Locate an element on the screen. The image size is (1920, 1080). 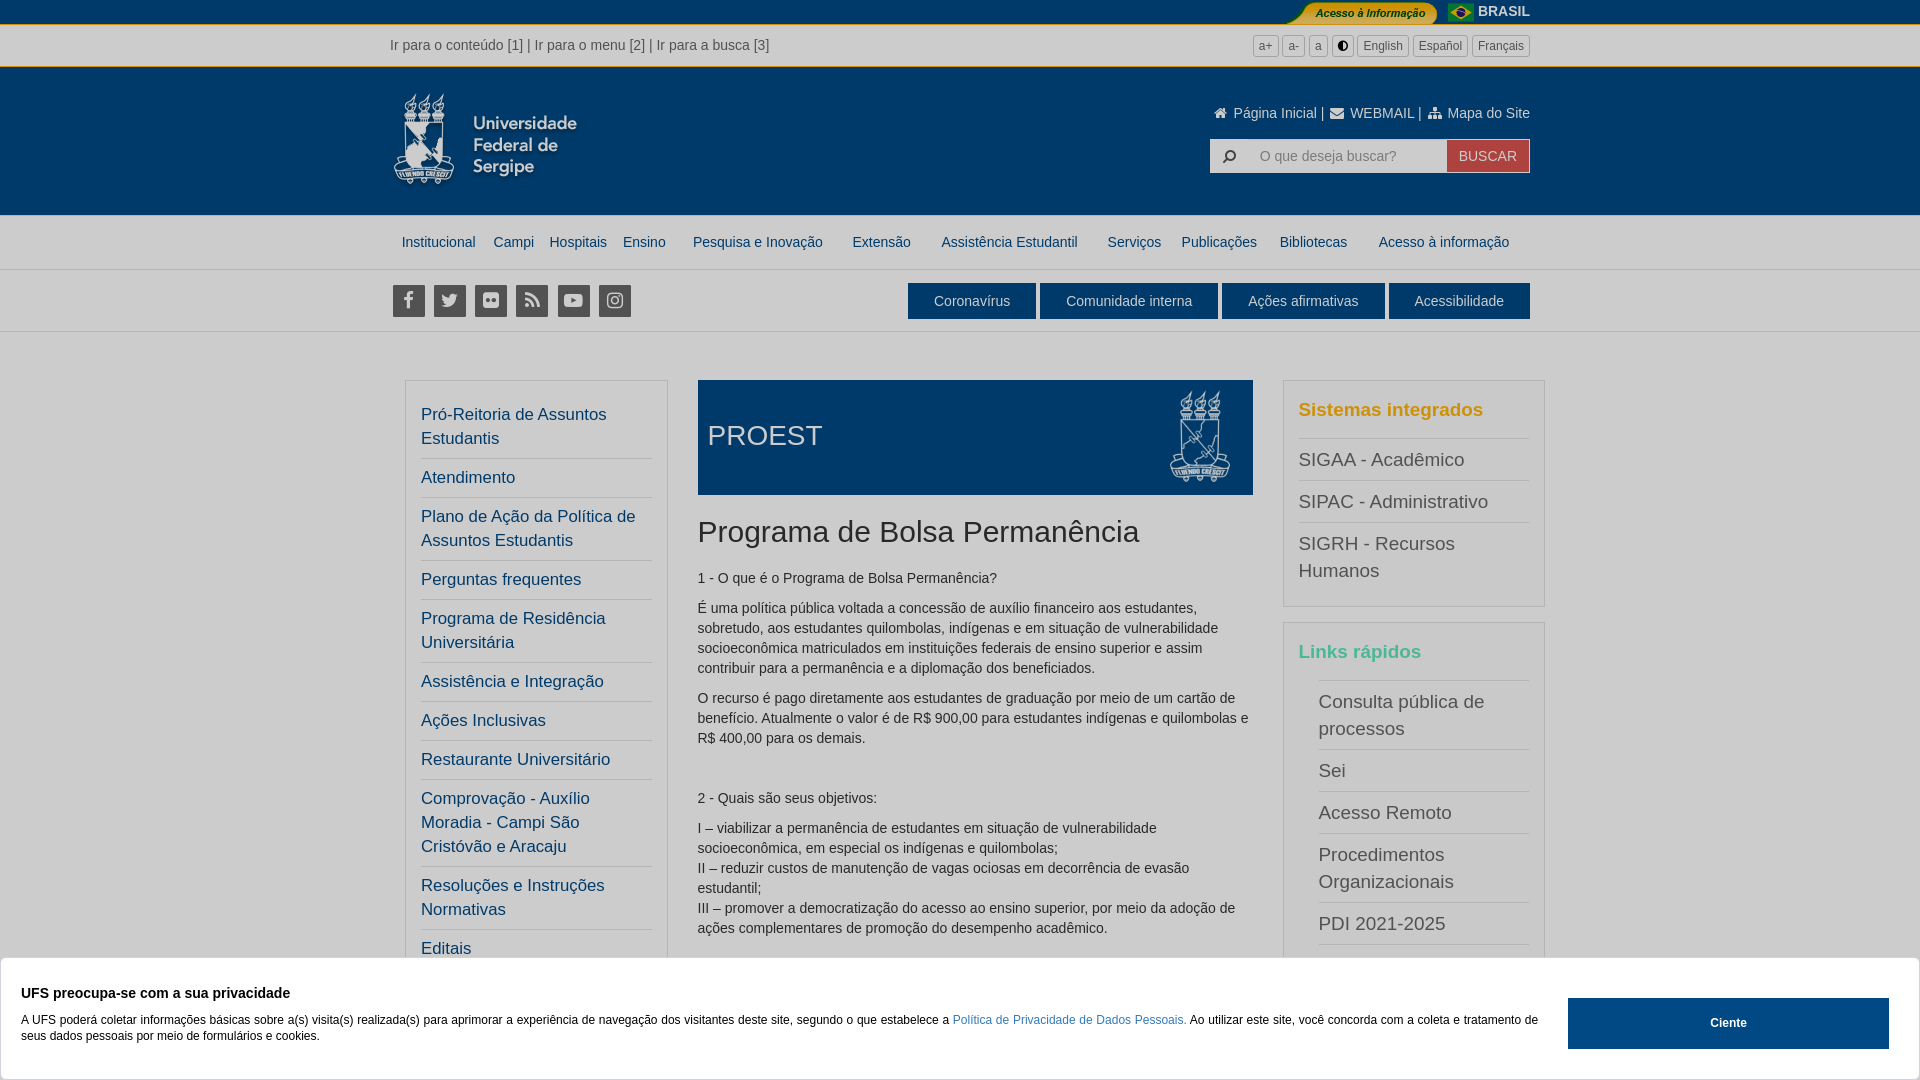
'English' is located at coordinates (1381, 45).